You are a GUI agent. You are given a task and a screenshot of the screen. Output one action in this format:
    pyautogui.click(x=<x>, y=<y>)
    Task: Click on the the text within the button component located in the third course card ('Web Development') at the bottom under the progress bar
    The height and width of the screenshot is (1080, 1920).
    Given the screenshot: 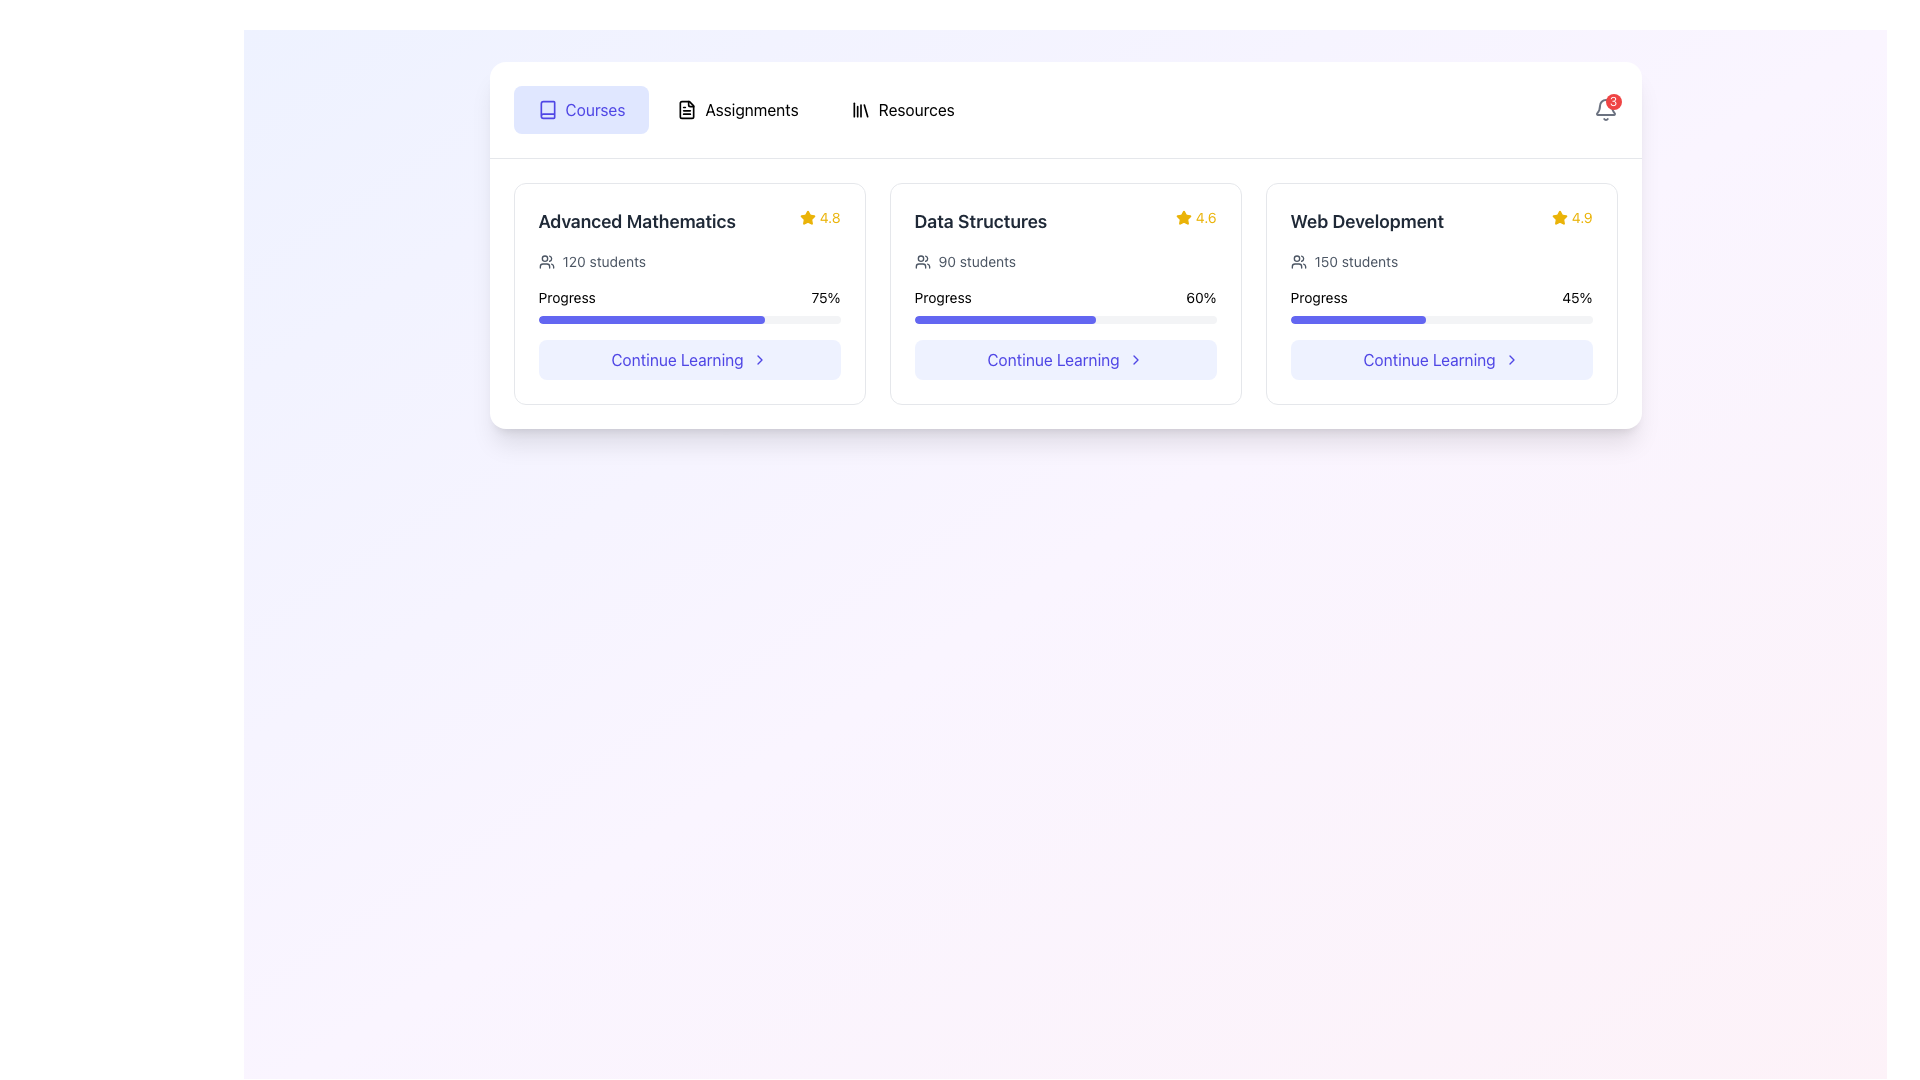 What is the action you would take?
    pyautogui.click(x=1428, y=358)
    